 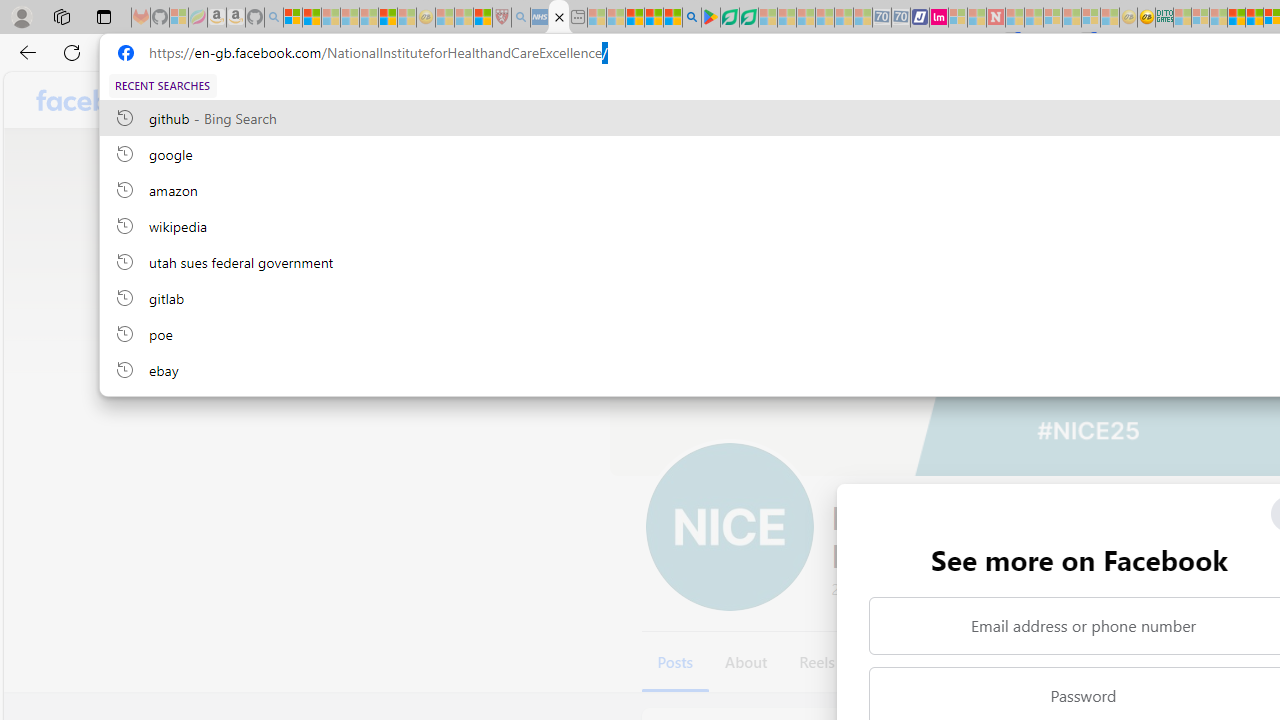 What do you see at coordinates (577, 17) in the screenshot?
I see `'New tab - Sleeping'` at bounding box center [577, 17].